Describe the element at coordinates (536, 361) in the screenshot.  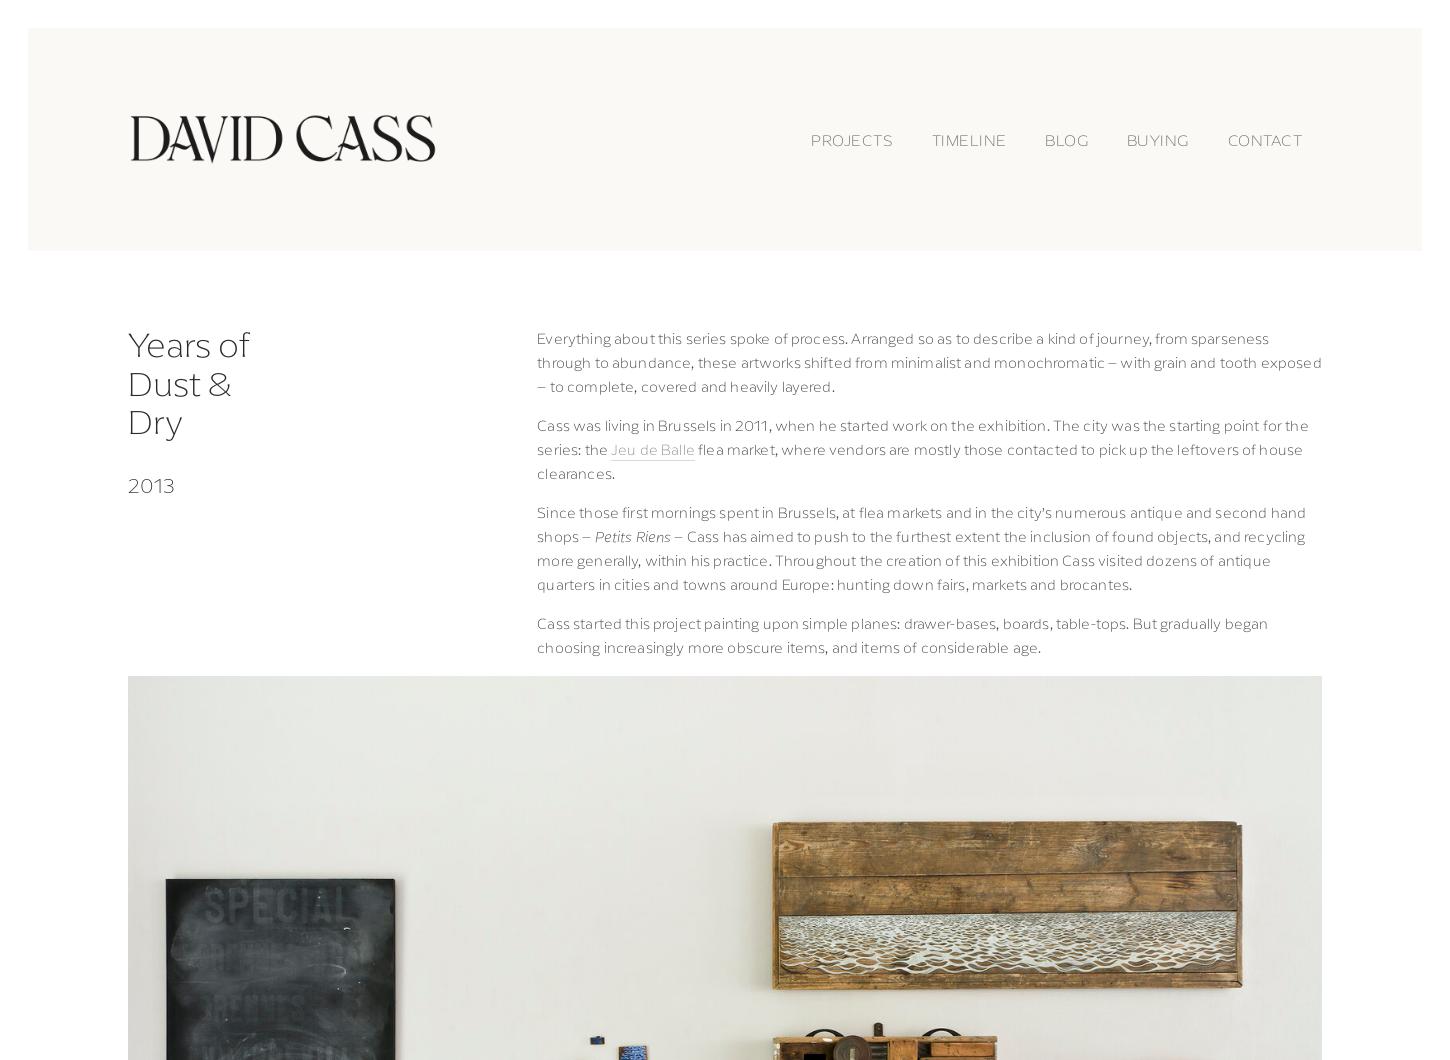
I see `'Everything about this series spoke of process. Arranged so as to describe a kind of journey, from sparseness through to abundance, these artworks shifted from minimalist and monochromatic – with grain and tooth exposed – to complete, covered and heavily layered.'` at that location.